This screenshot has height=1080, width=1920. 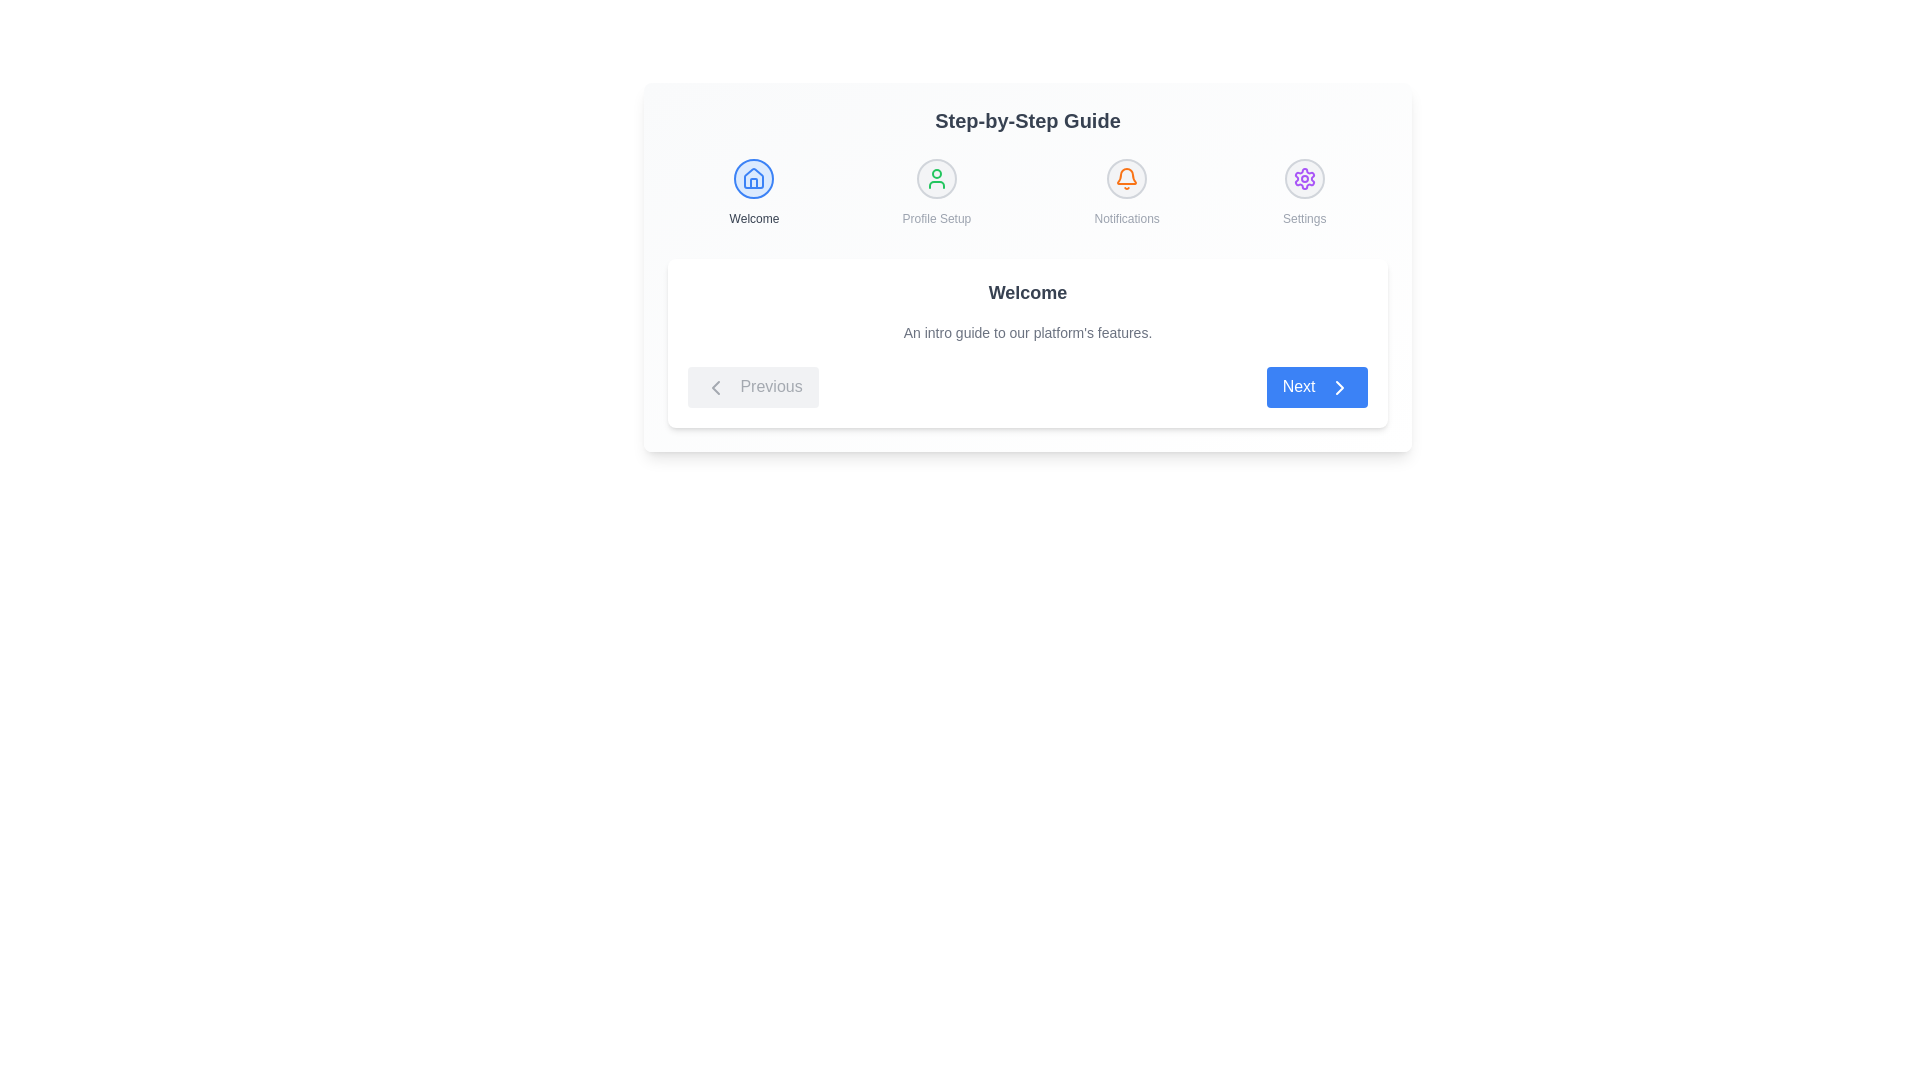 I want to click on the Navigation button with icon and label that serves as an indicator for the 'Welcome' section of the guide, located at the top-left of the content area titled 'Step-by-Step Guide', so click(x=753, y=192).